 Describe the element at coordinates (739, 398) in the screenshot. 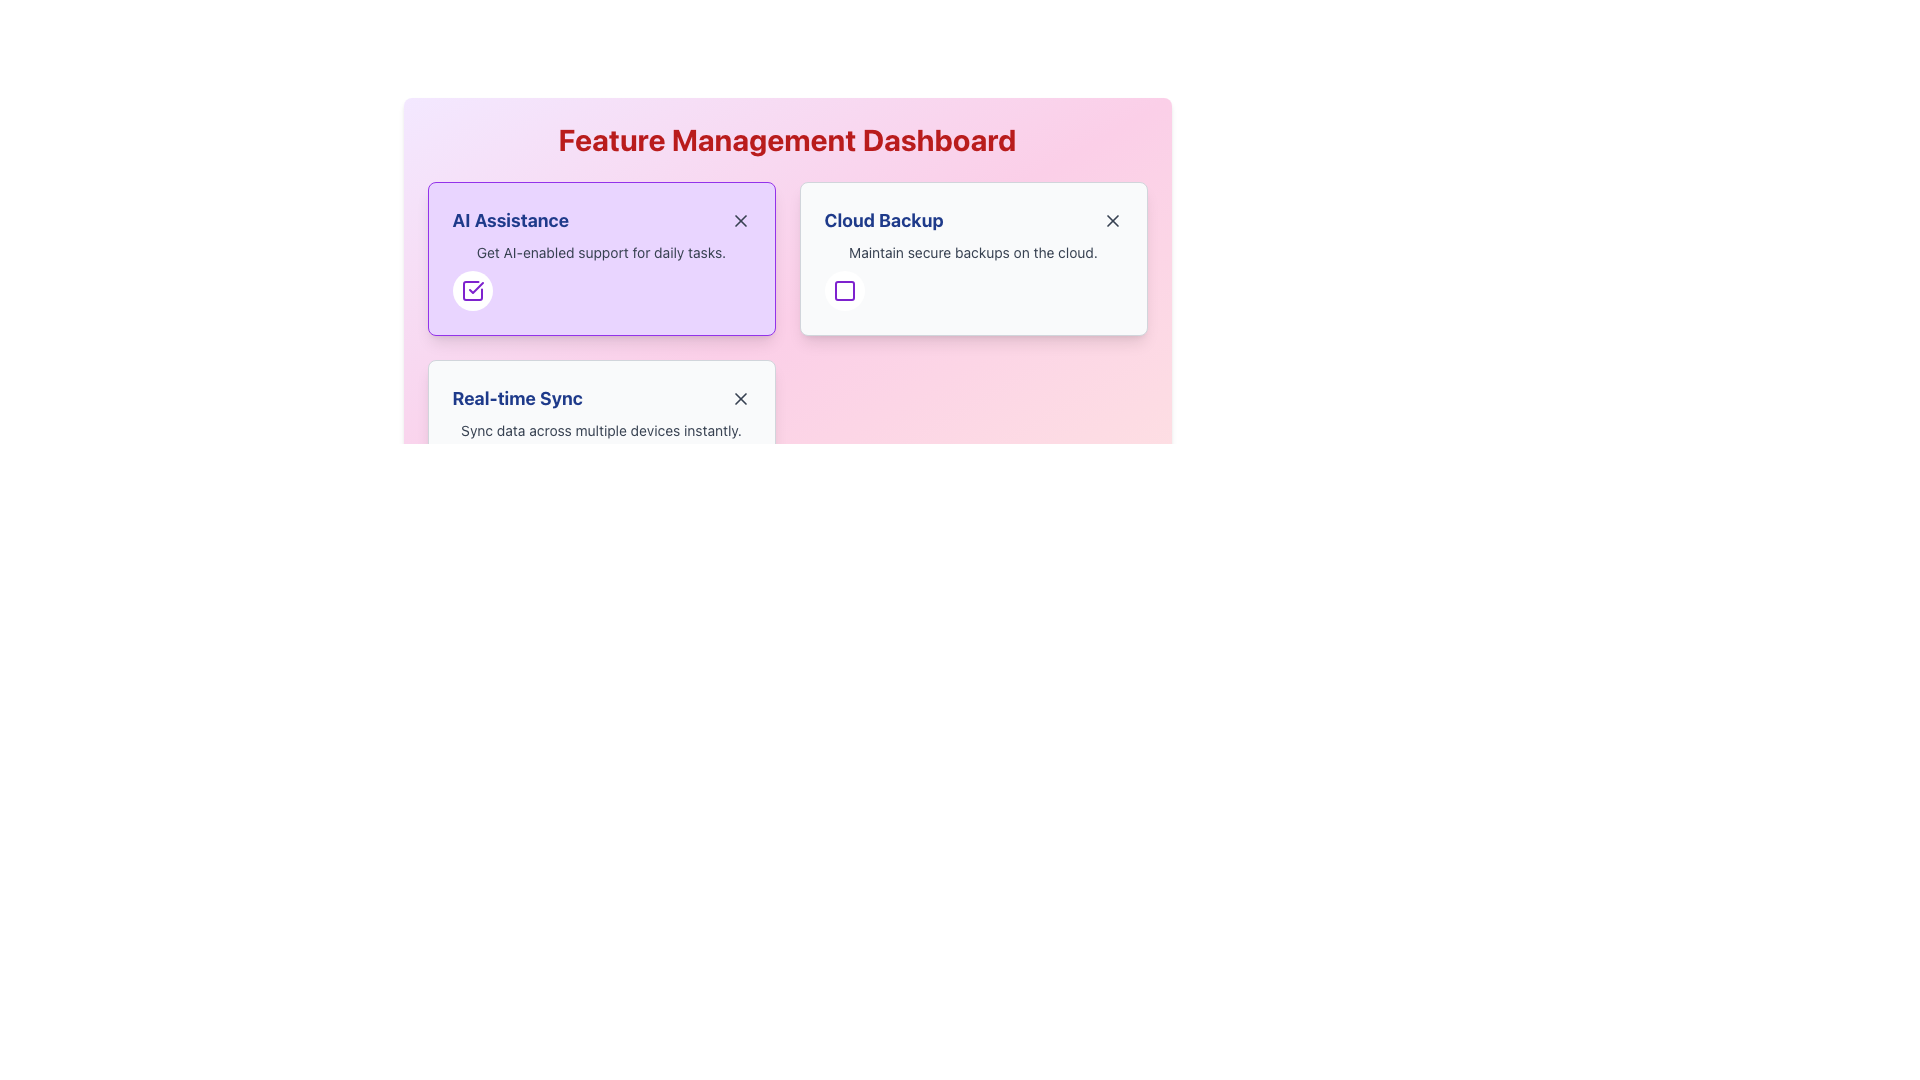

I see `the Close button located in the top-right corner of the 'Real-time Sync' card within the 'Feature Management Dashboard' interface` at that location.